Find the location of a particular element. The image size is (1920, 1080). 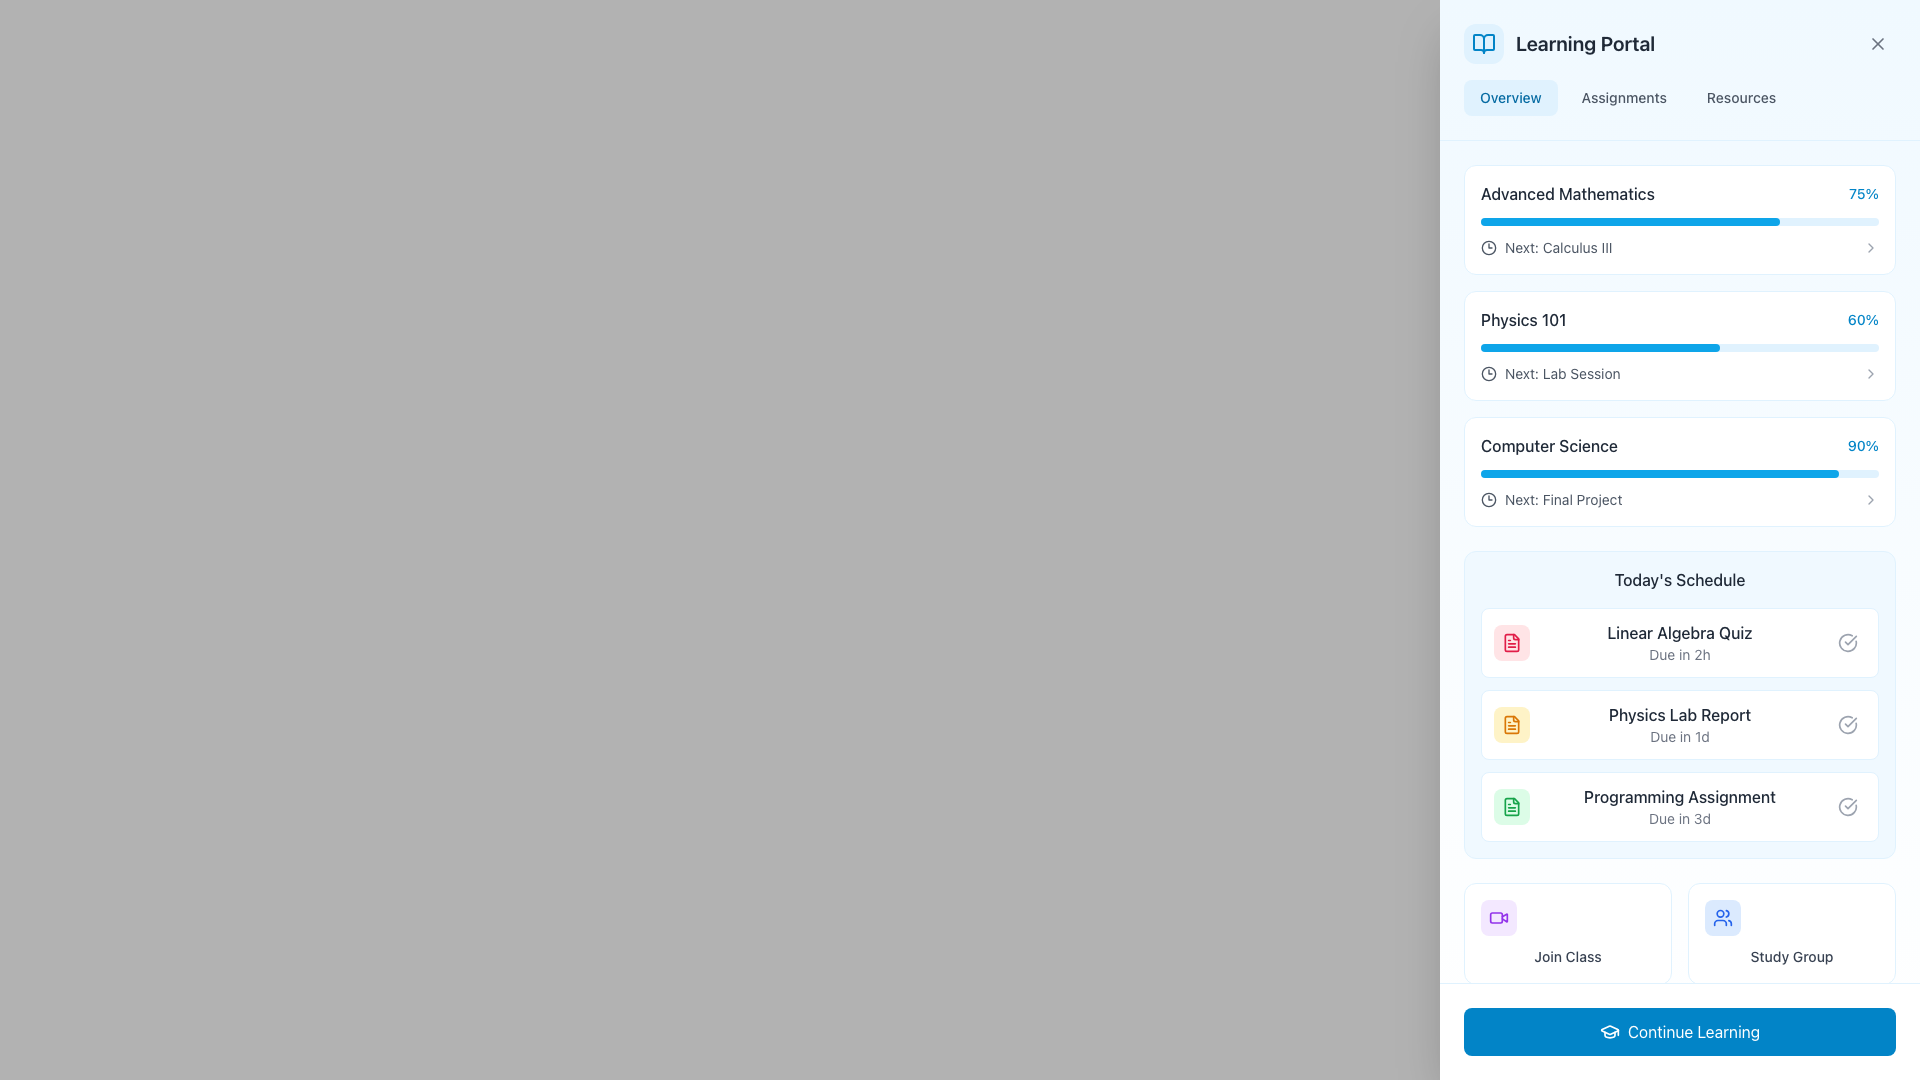

the Progress bar that visually represents the user's completion ratio in the 'Computer Science' module, centrally positioned between 'Physics 101' and 'Today's Schedule' is located at coordinates (1660, 474).